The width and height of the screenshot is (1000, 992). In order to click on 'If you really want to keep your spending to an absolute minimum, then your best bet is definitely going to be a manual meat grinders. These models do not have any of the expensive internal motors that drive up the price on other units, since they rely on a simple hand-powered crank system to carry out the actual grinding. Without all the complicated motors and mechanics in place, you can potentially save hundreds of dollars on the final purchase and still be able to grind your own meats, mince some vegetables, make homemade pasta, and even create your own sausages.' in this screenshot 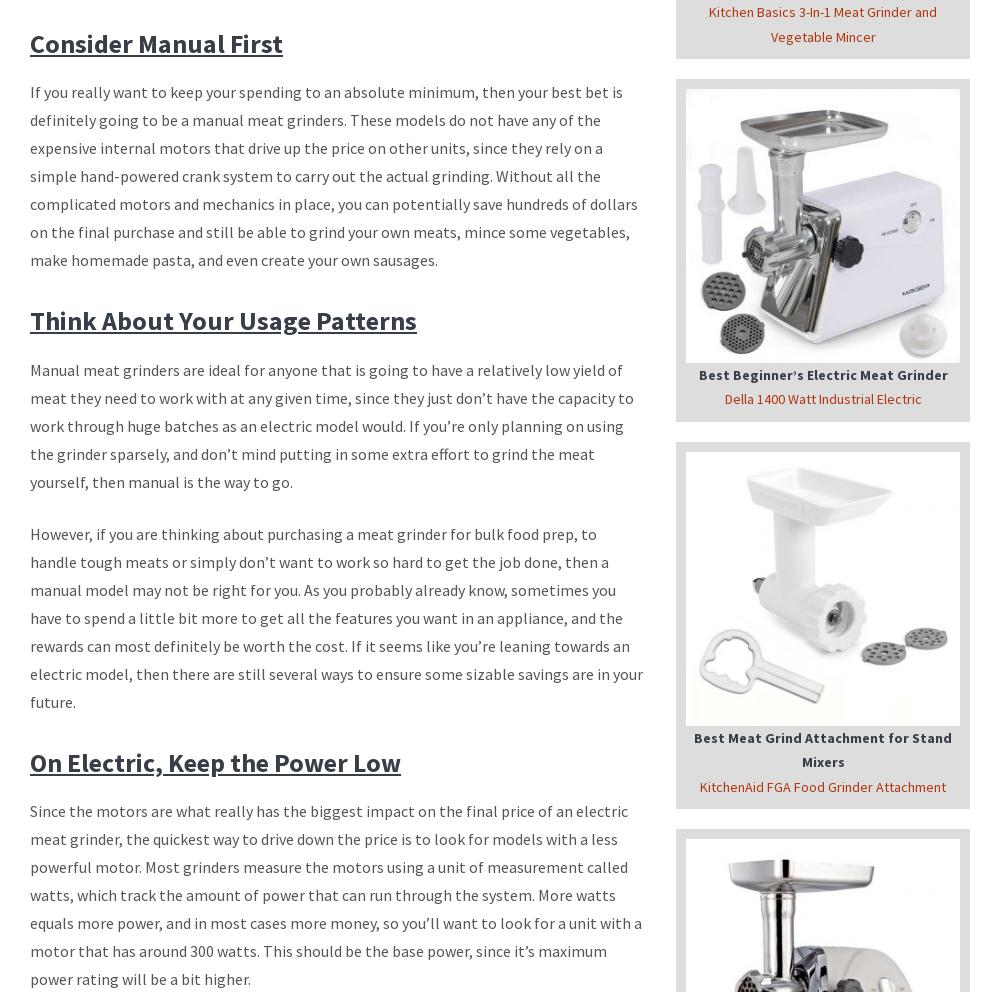, I will do `click(333, 174)`.